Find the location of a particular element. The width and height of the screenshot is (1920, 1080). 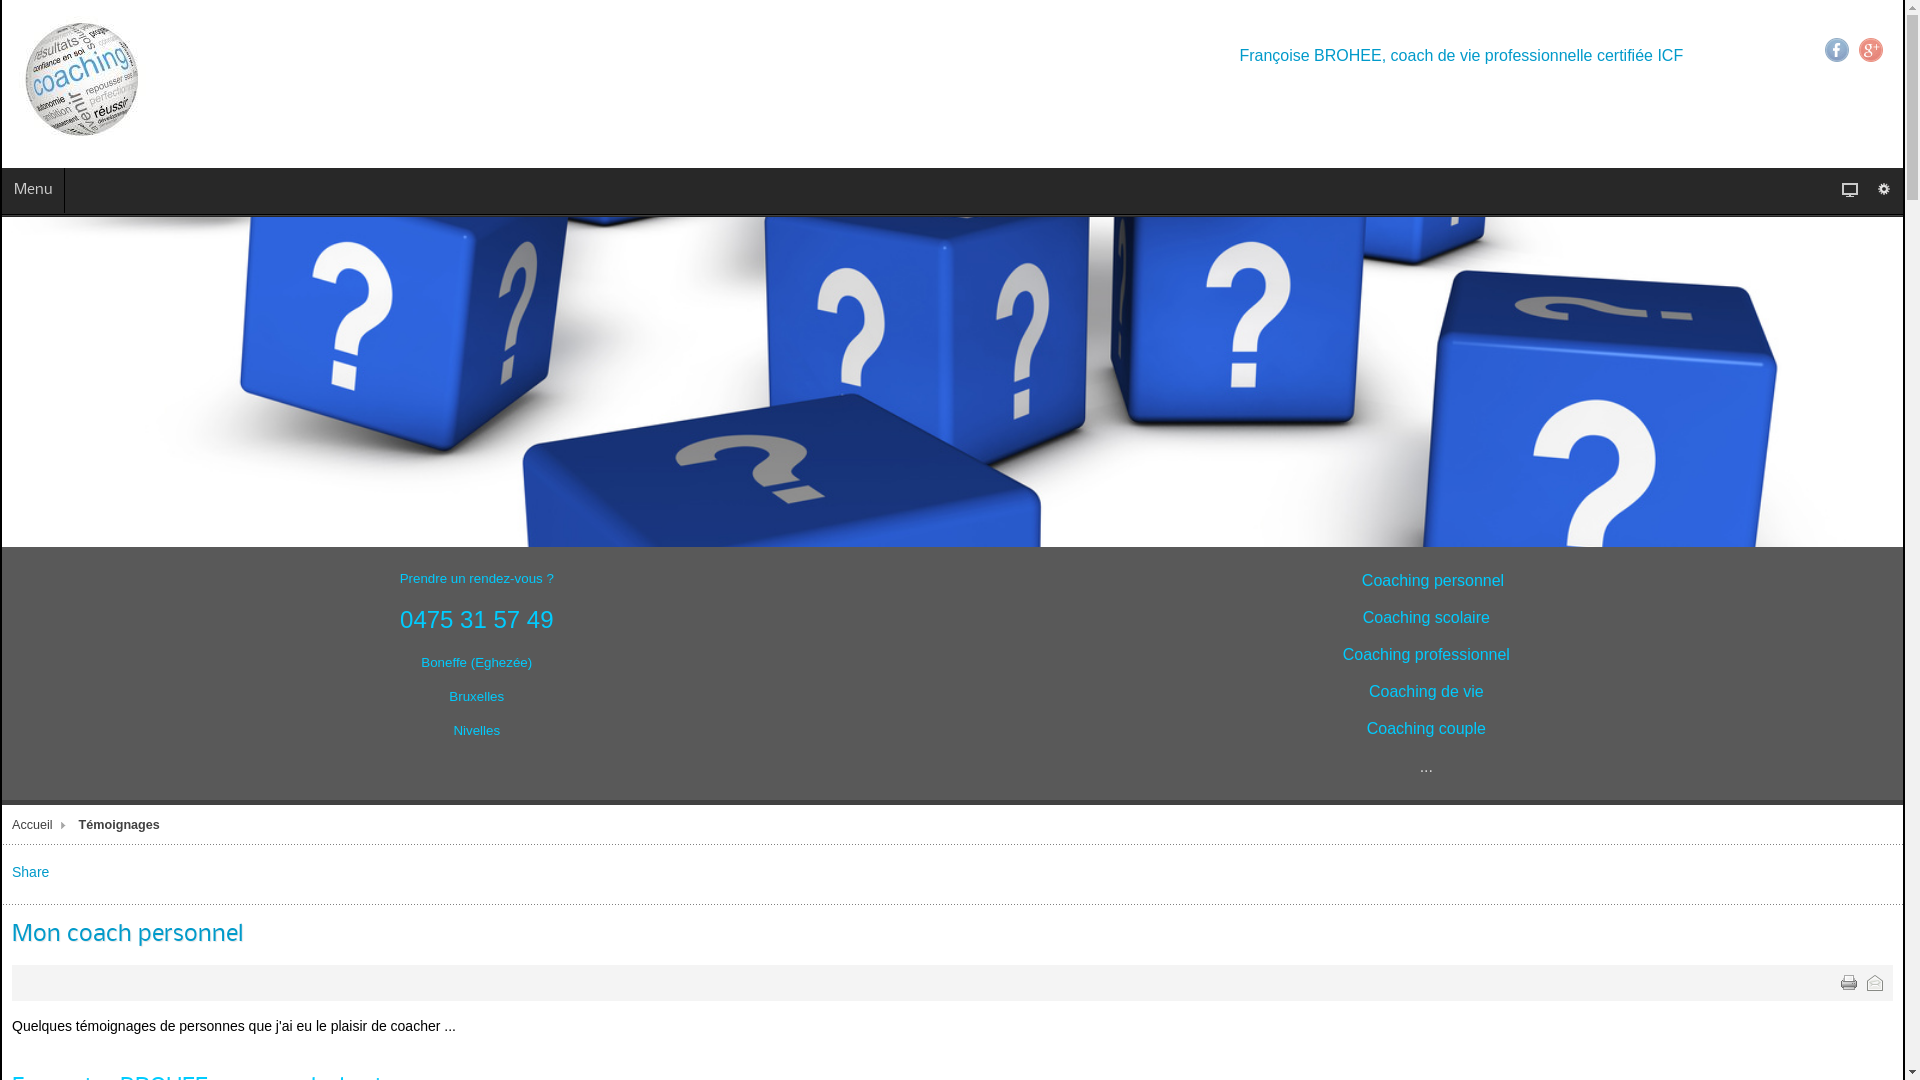

' ' is located at coordinates (1847, 982).